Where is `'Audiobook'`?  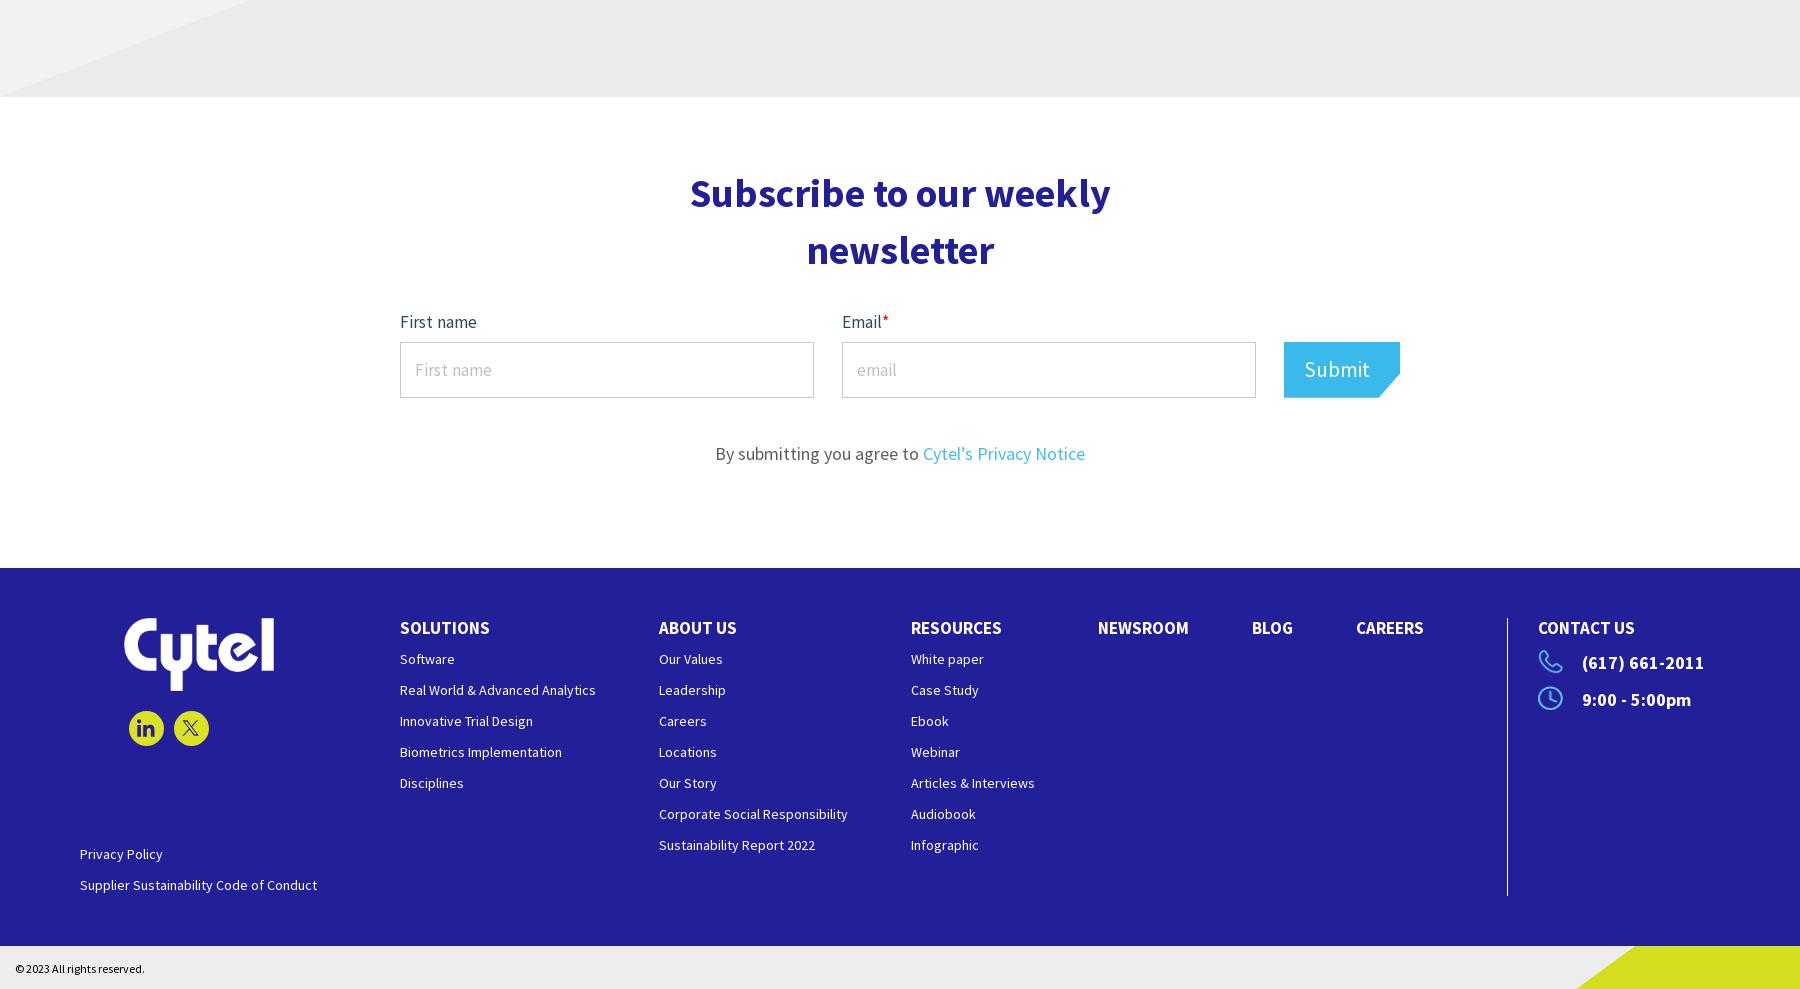 'Audiobook' is located at coordinates (942, 813).